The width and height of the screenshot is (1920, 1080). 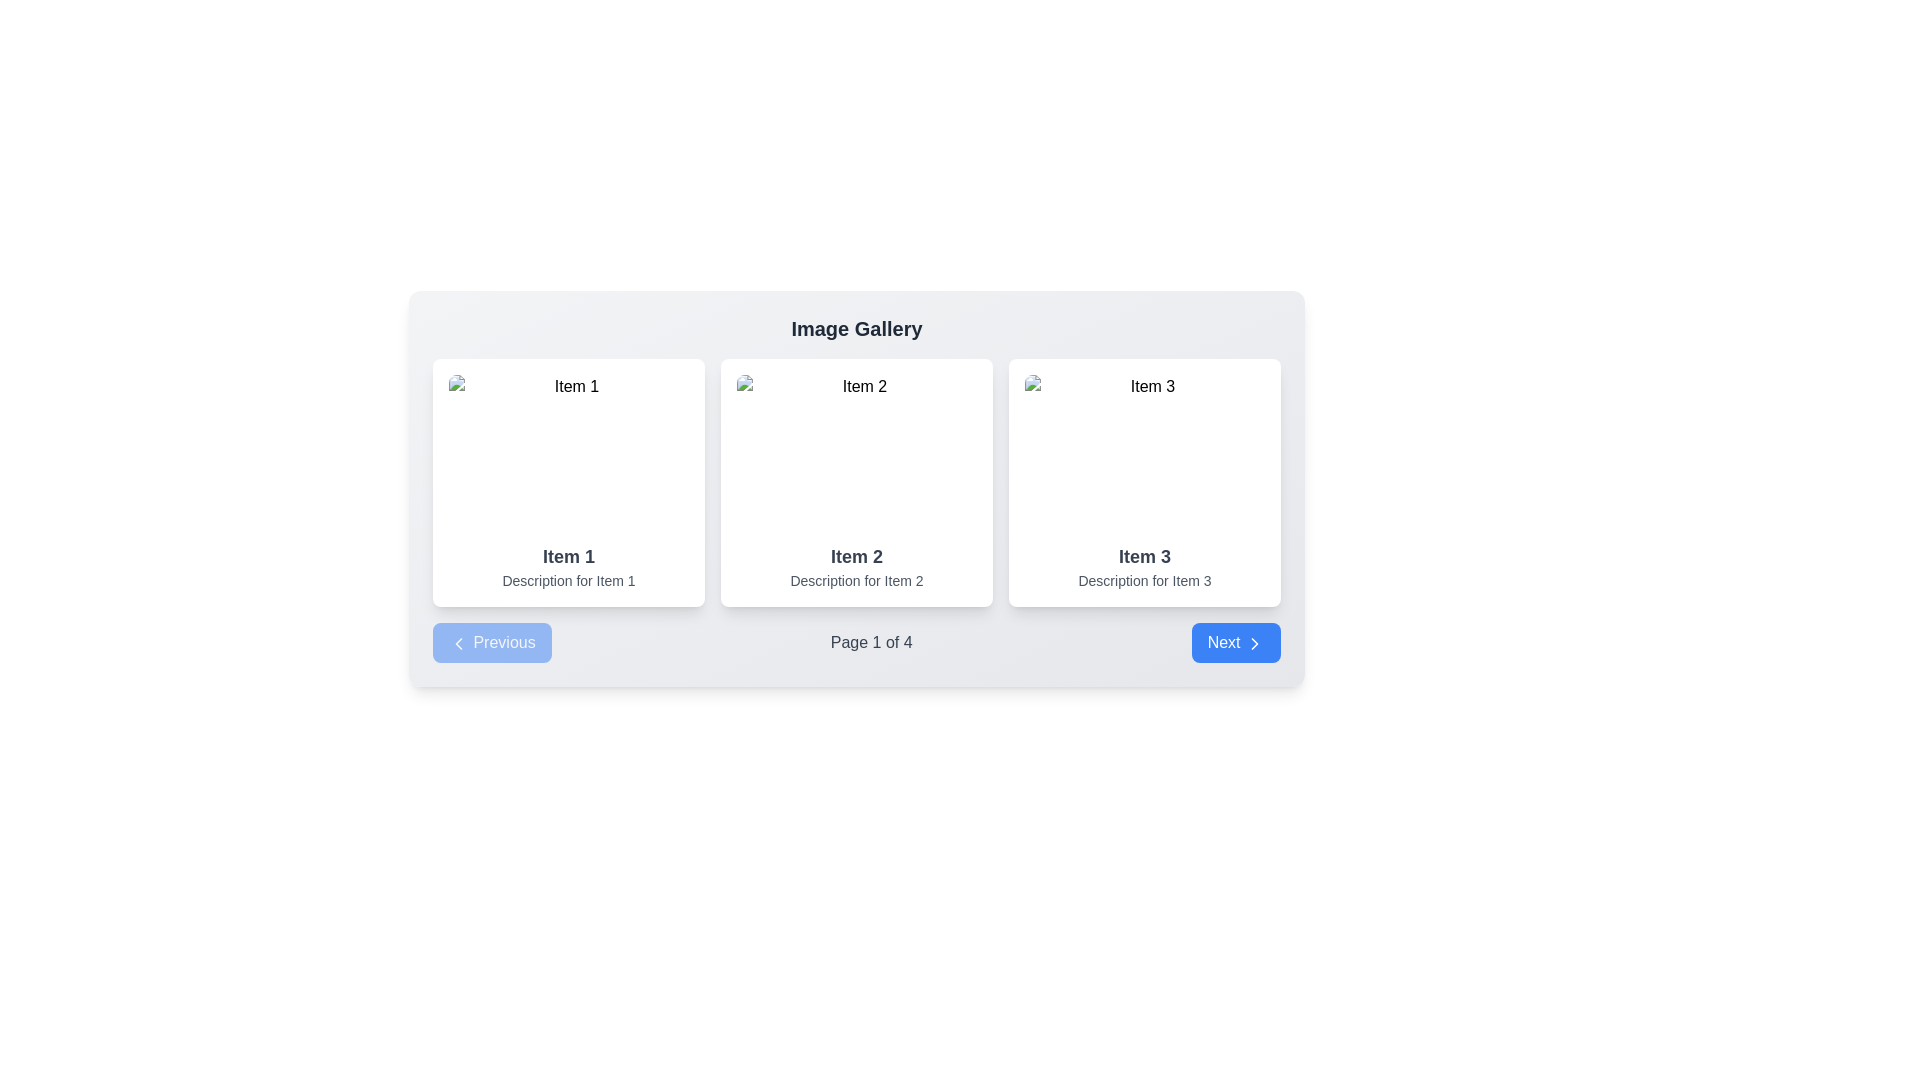 What do you see at coordinates (568, 581) in the screenshot?
I see `the non-interactive Text label providing information for 'Item 1', located at the bottom of the content area of the card in the 'Image Gallery' section` at bounding box center [568, 581].